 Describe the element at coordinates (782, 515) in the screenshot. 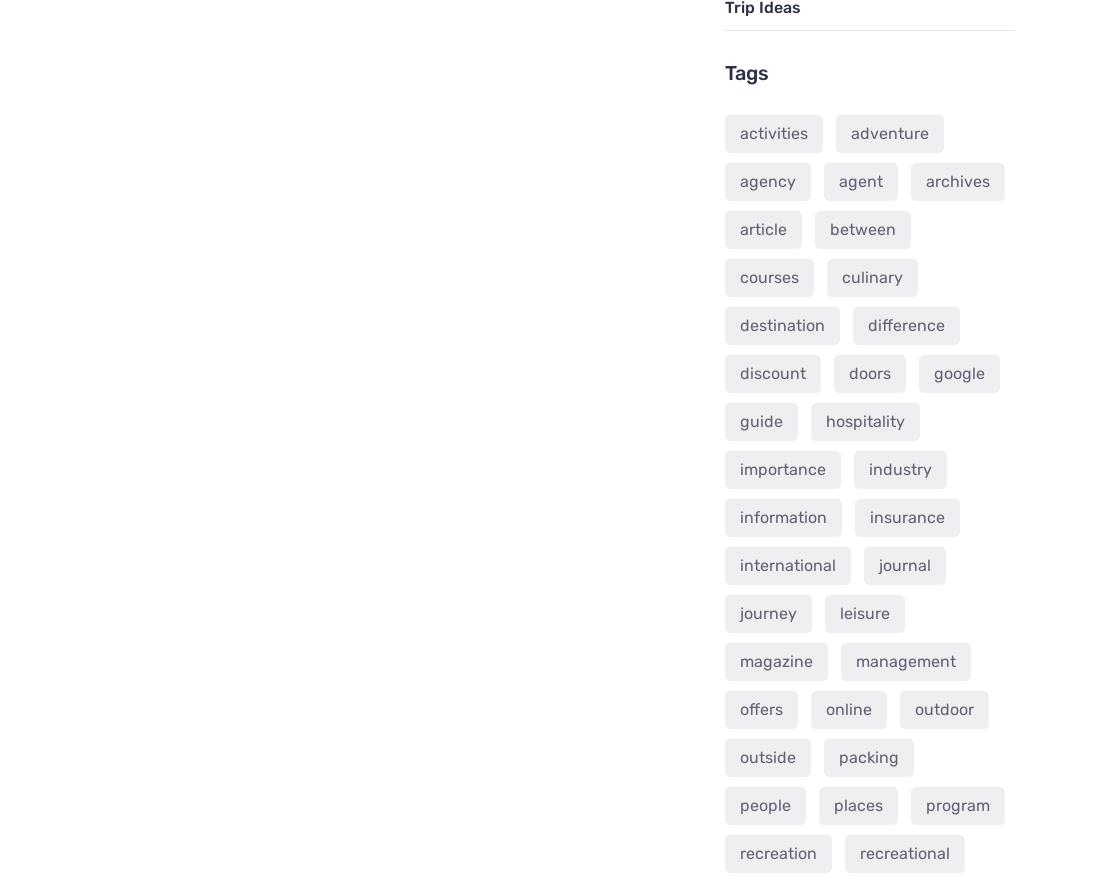

I see `'information'` at that location.